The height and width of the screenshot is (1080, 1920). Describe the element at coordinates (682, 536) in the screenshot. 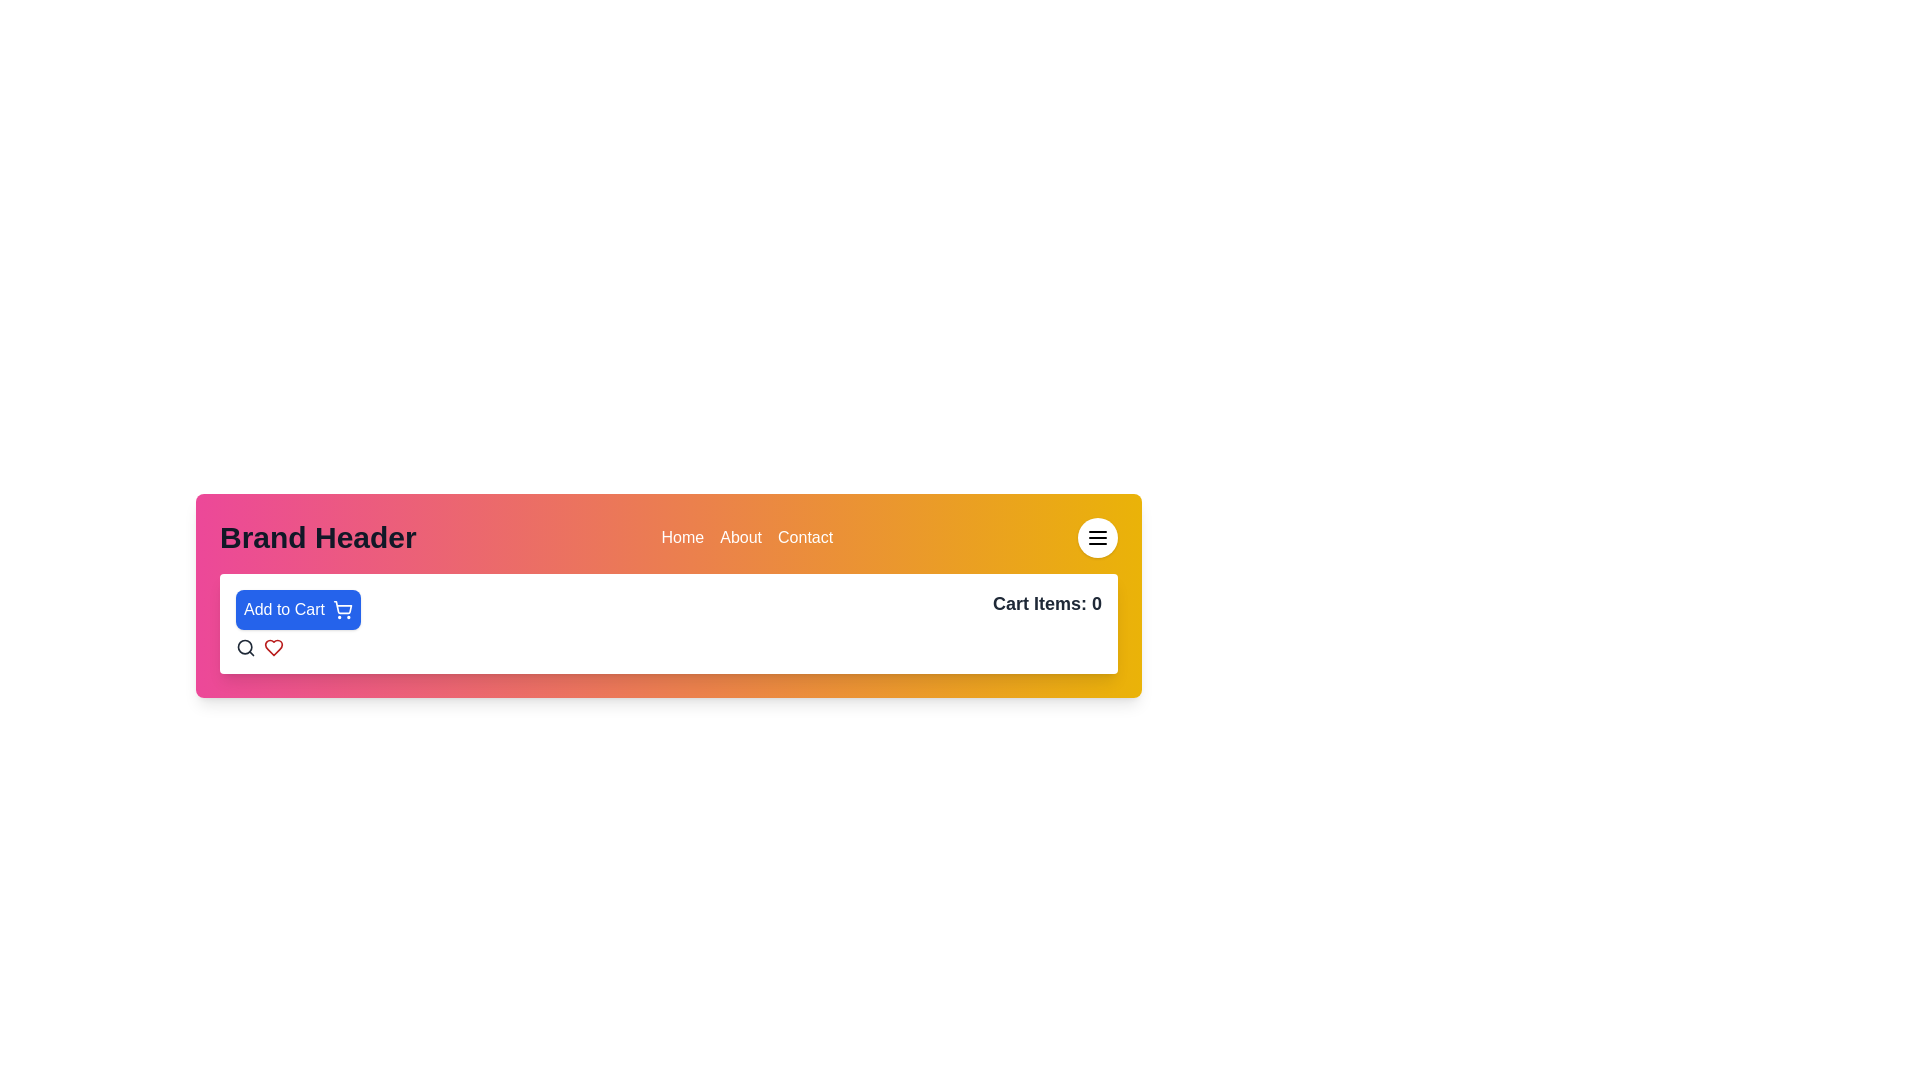

I see `the 'Home' text label in the navigation bar` at that location.